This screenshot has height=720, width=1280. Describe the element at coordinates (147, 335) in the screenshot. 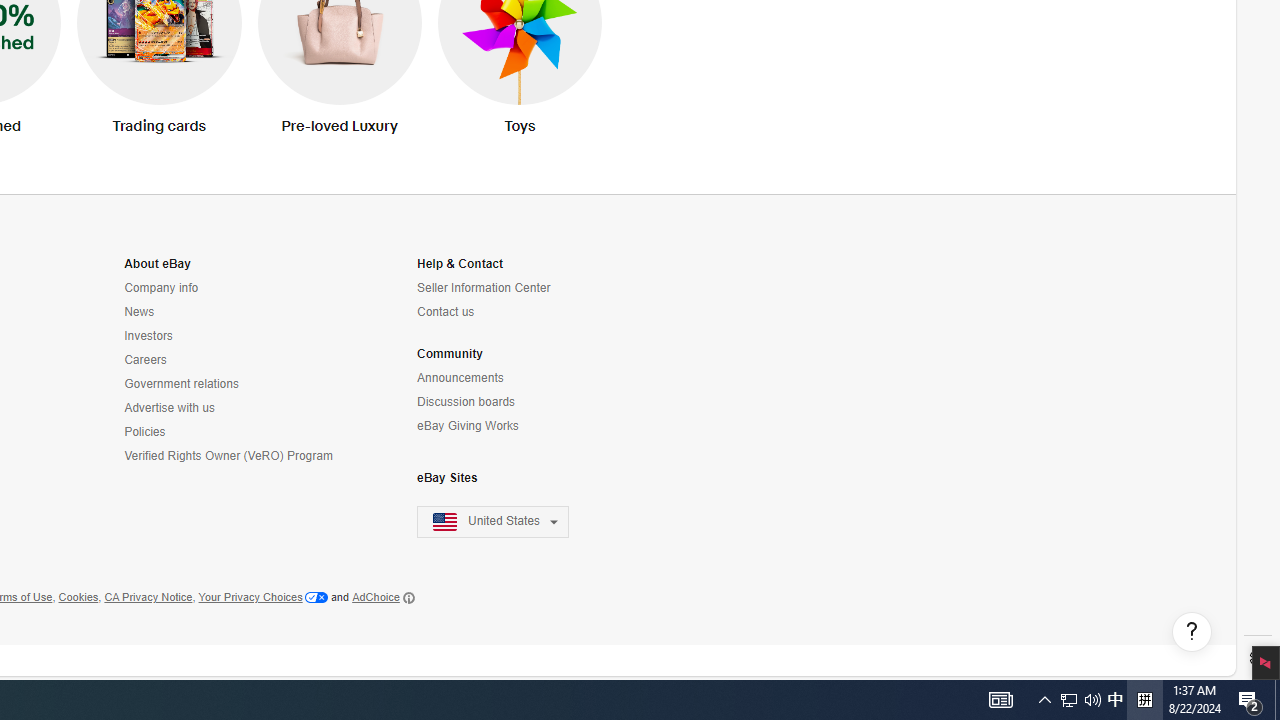

I see `'Investors'` at that location.